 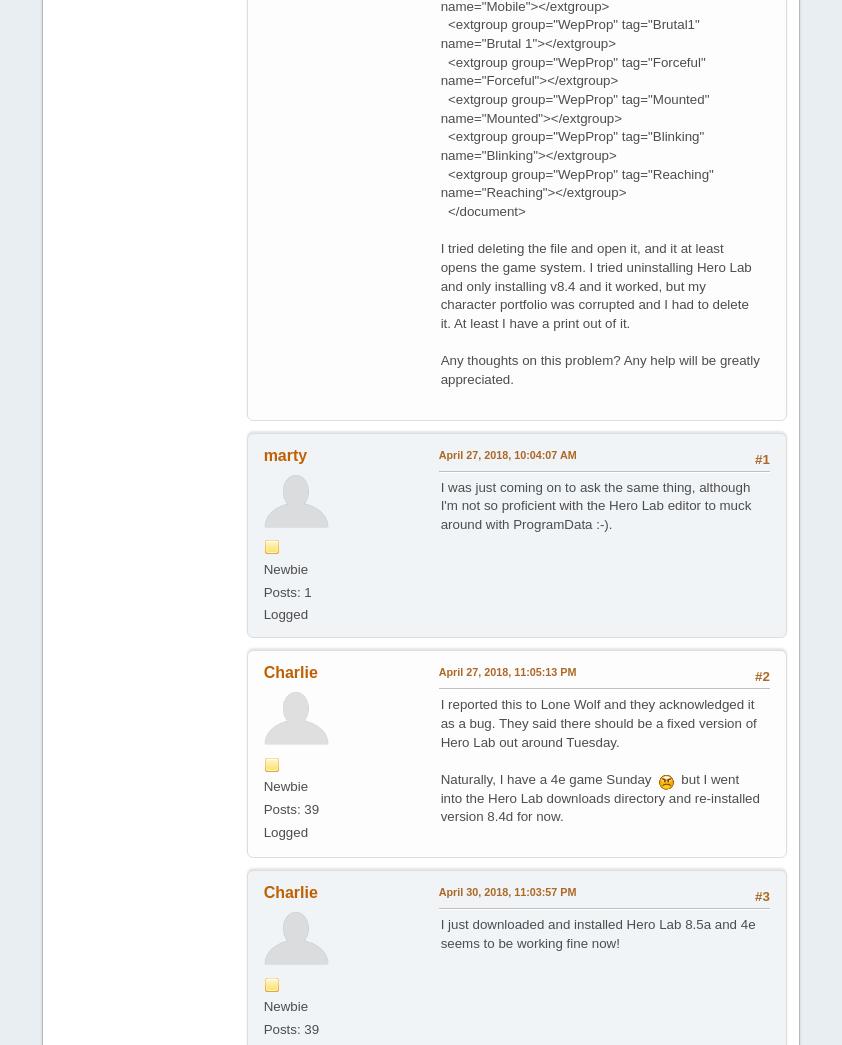 I want to click on '<extgroup group="WepProp" tag="Brutal1" name="Brutal 1"></extgroup>', so click(x=568, y=32).